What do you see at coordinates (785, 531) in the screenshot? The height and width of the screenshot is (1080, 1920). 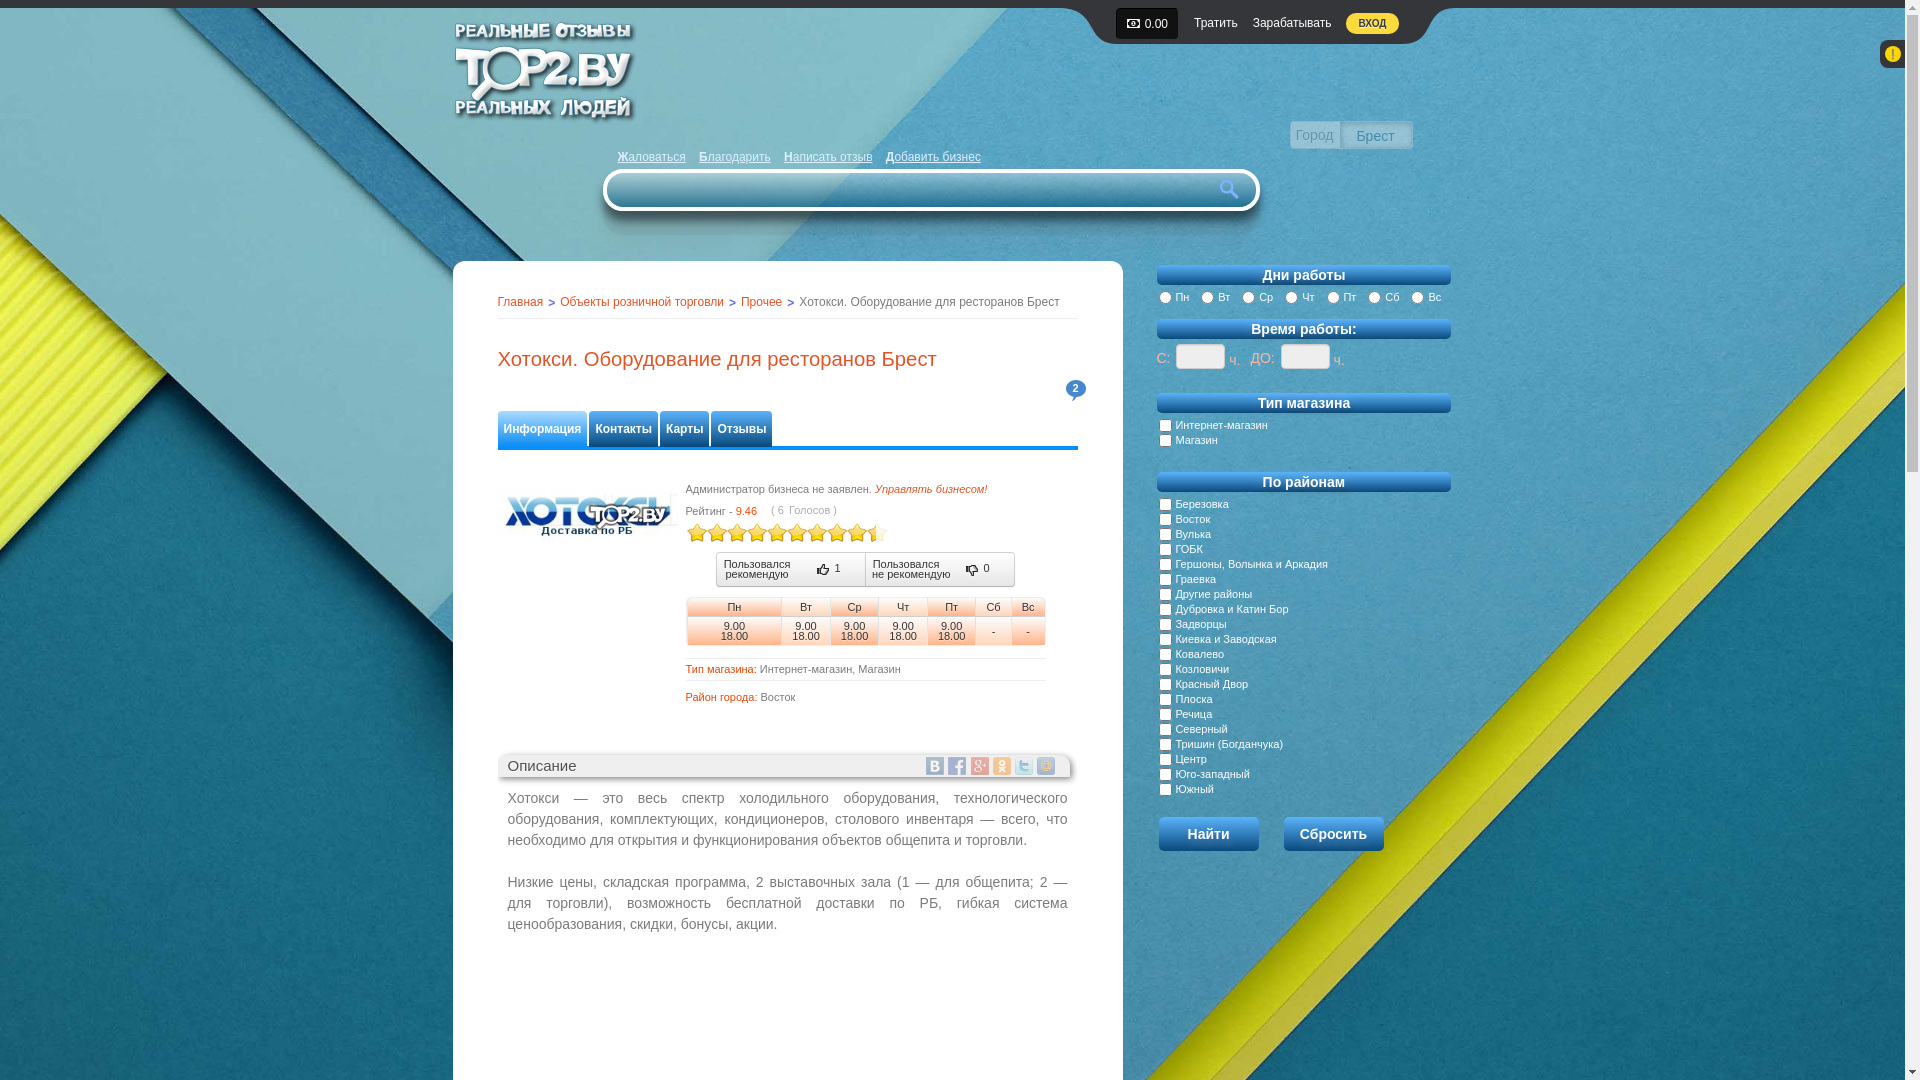 I see `'10'` at bounding box center [785, 531].